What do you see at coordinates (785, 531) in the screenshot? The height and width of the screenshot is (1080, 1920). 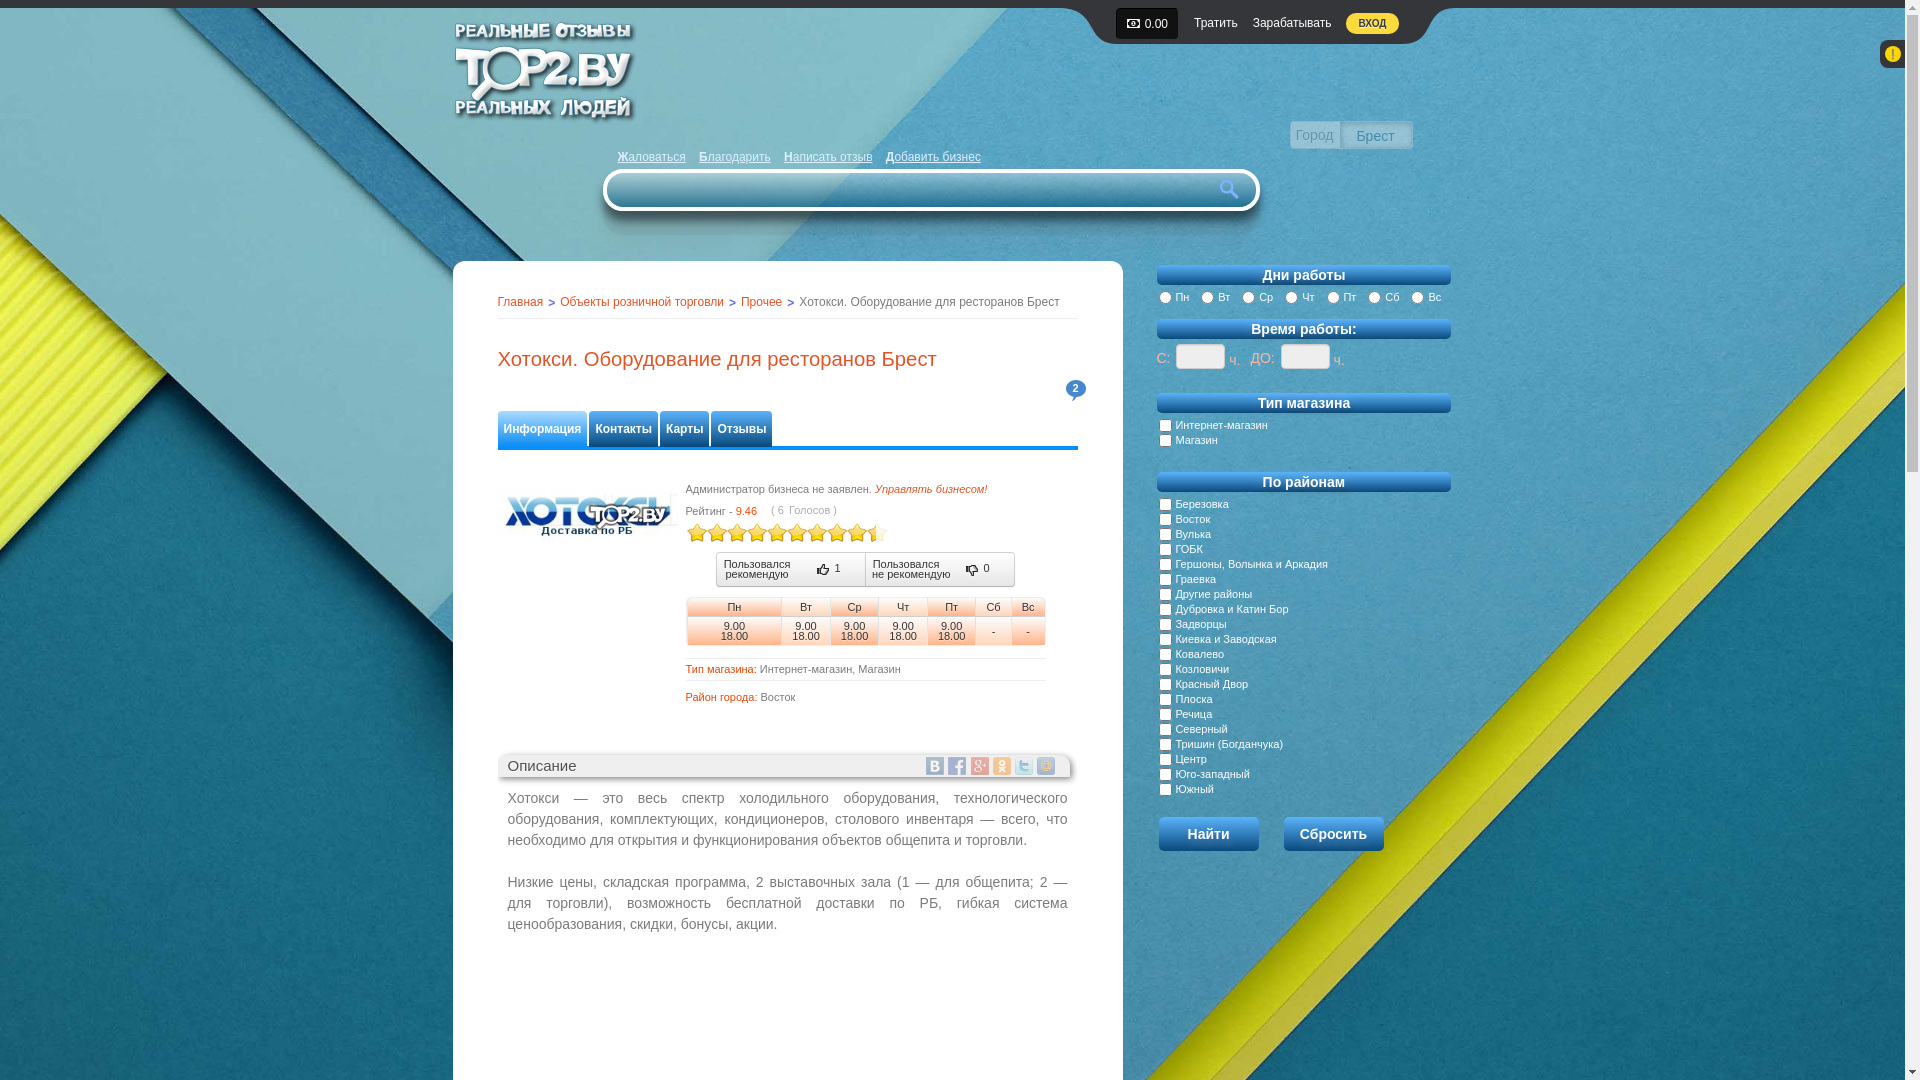 I see `'10'` at bounding box center [785, 531].